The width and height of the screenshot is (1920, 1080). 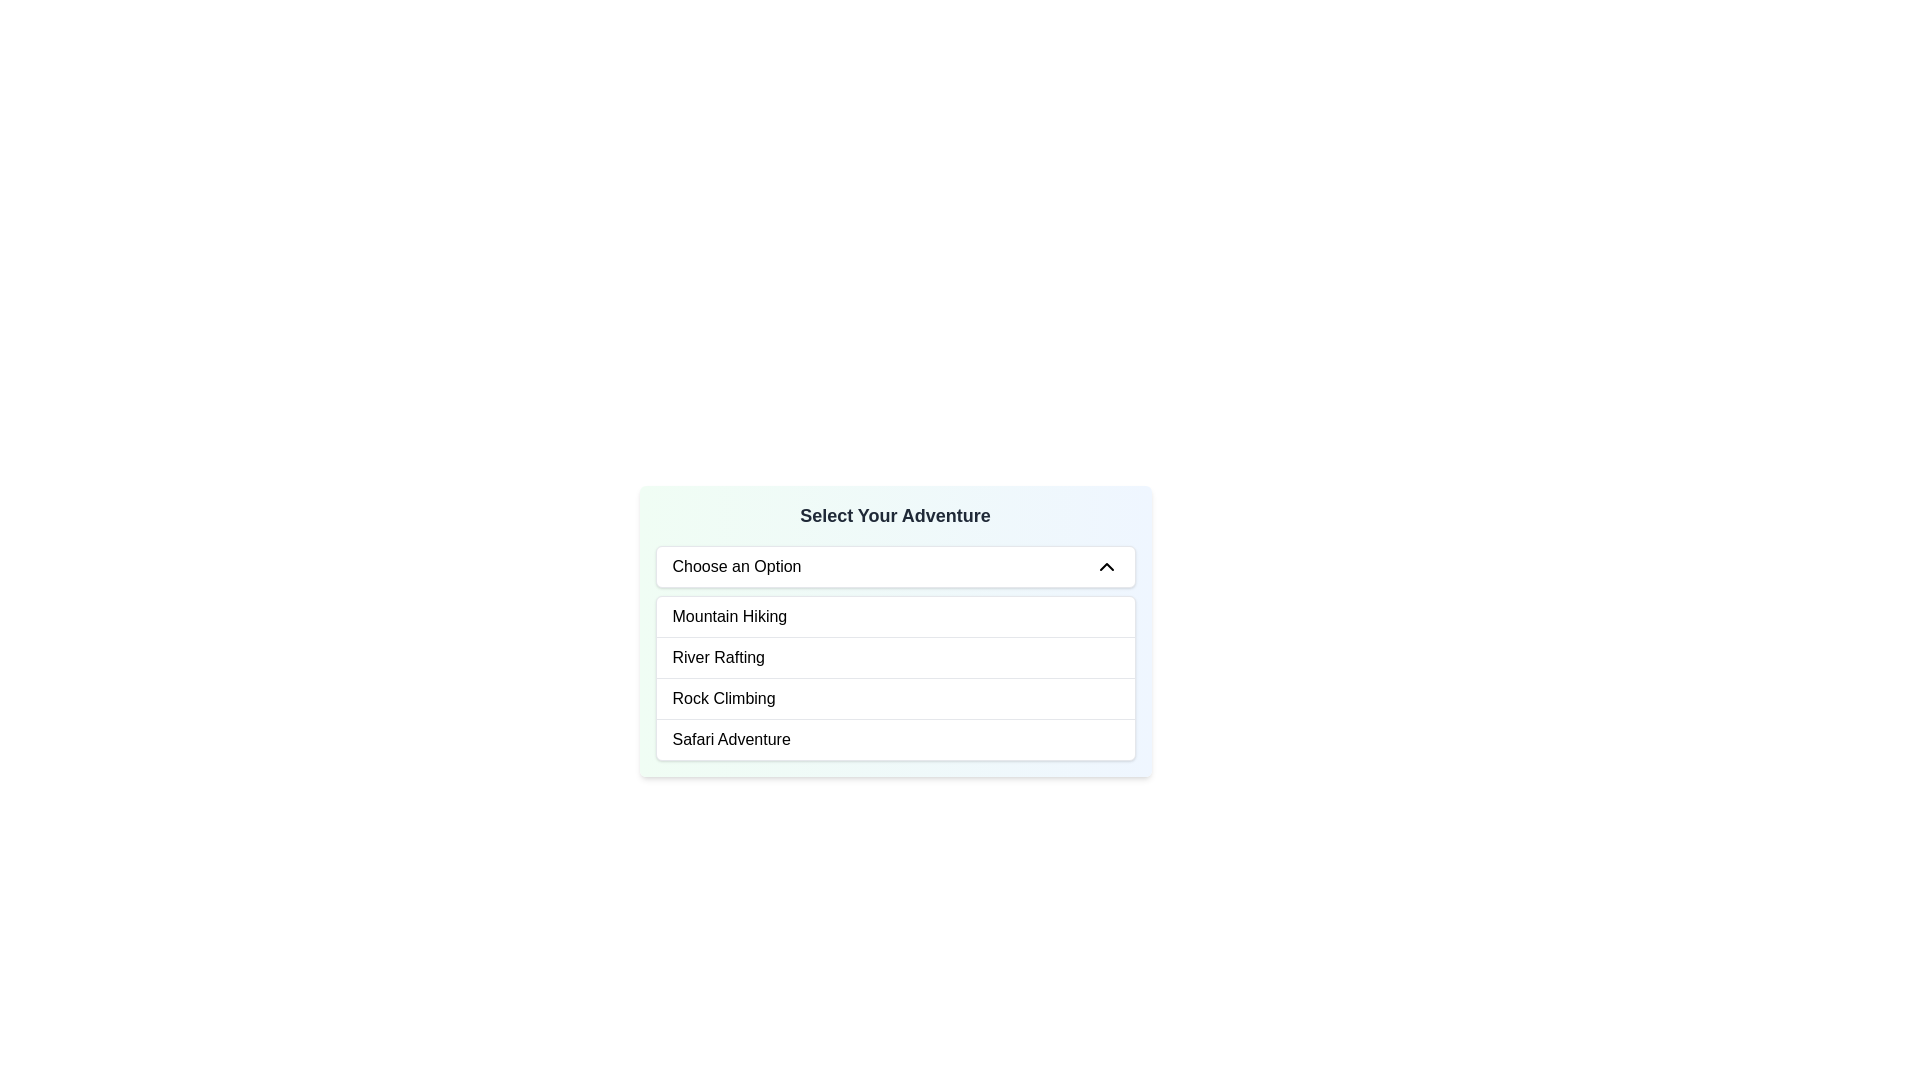 What do you see at coordinates (894, 697) in the screenshot?
I see `the 'Rock Climbing' menu item in the dropdown` at bounding box center [894, 697].